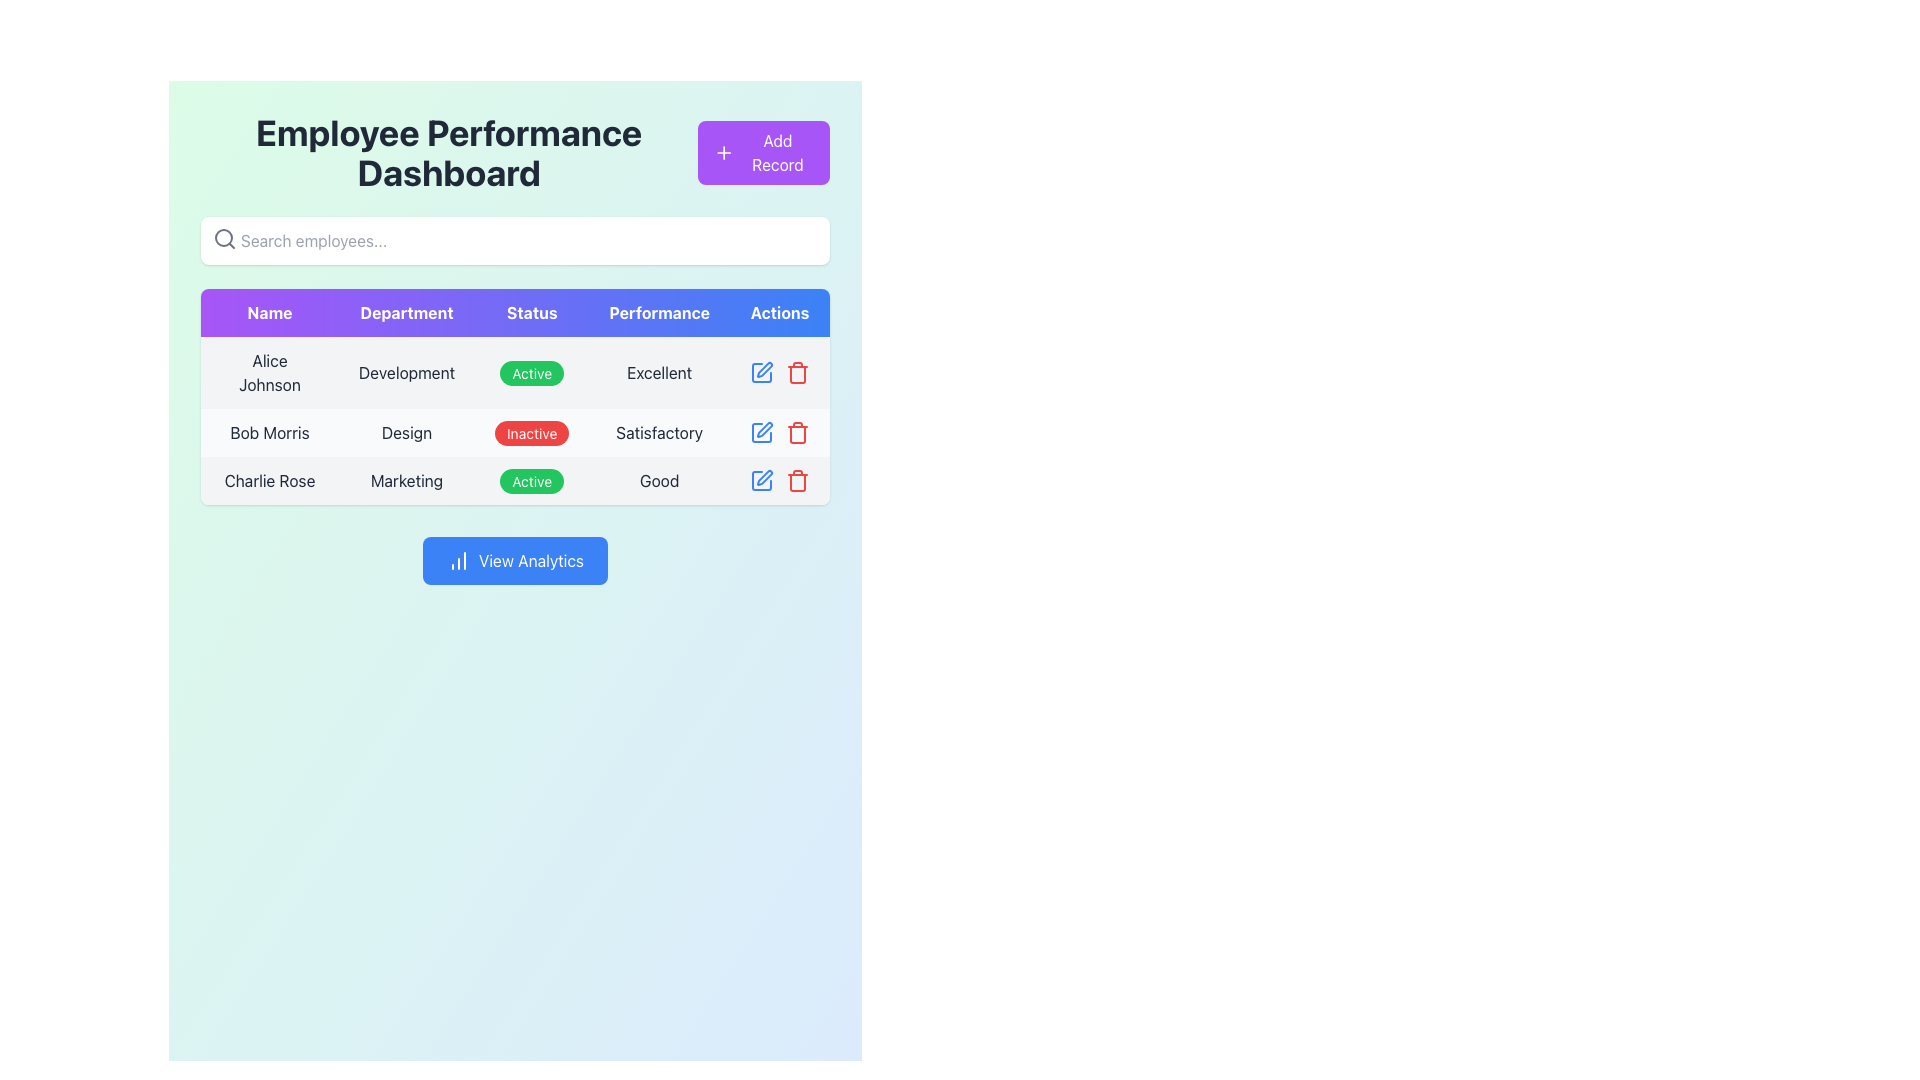 Image resolution: width=1920 pixels, height=1080 pixels. Describe the element at coordinates (457, 560) in the screenshot. I see `the bar chart icon located within the blue button labeled 'View Analytics', positioned to the left of the text` at that location.